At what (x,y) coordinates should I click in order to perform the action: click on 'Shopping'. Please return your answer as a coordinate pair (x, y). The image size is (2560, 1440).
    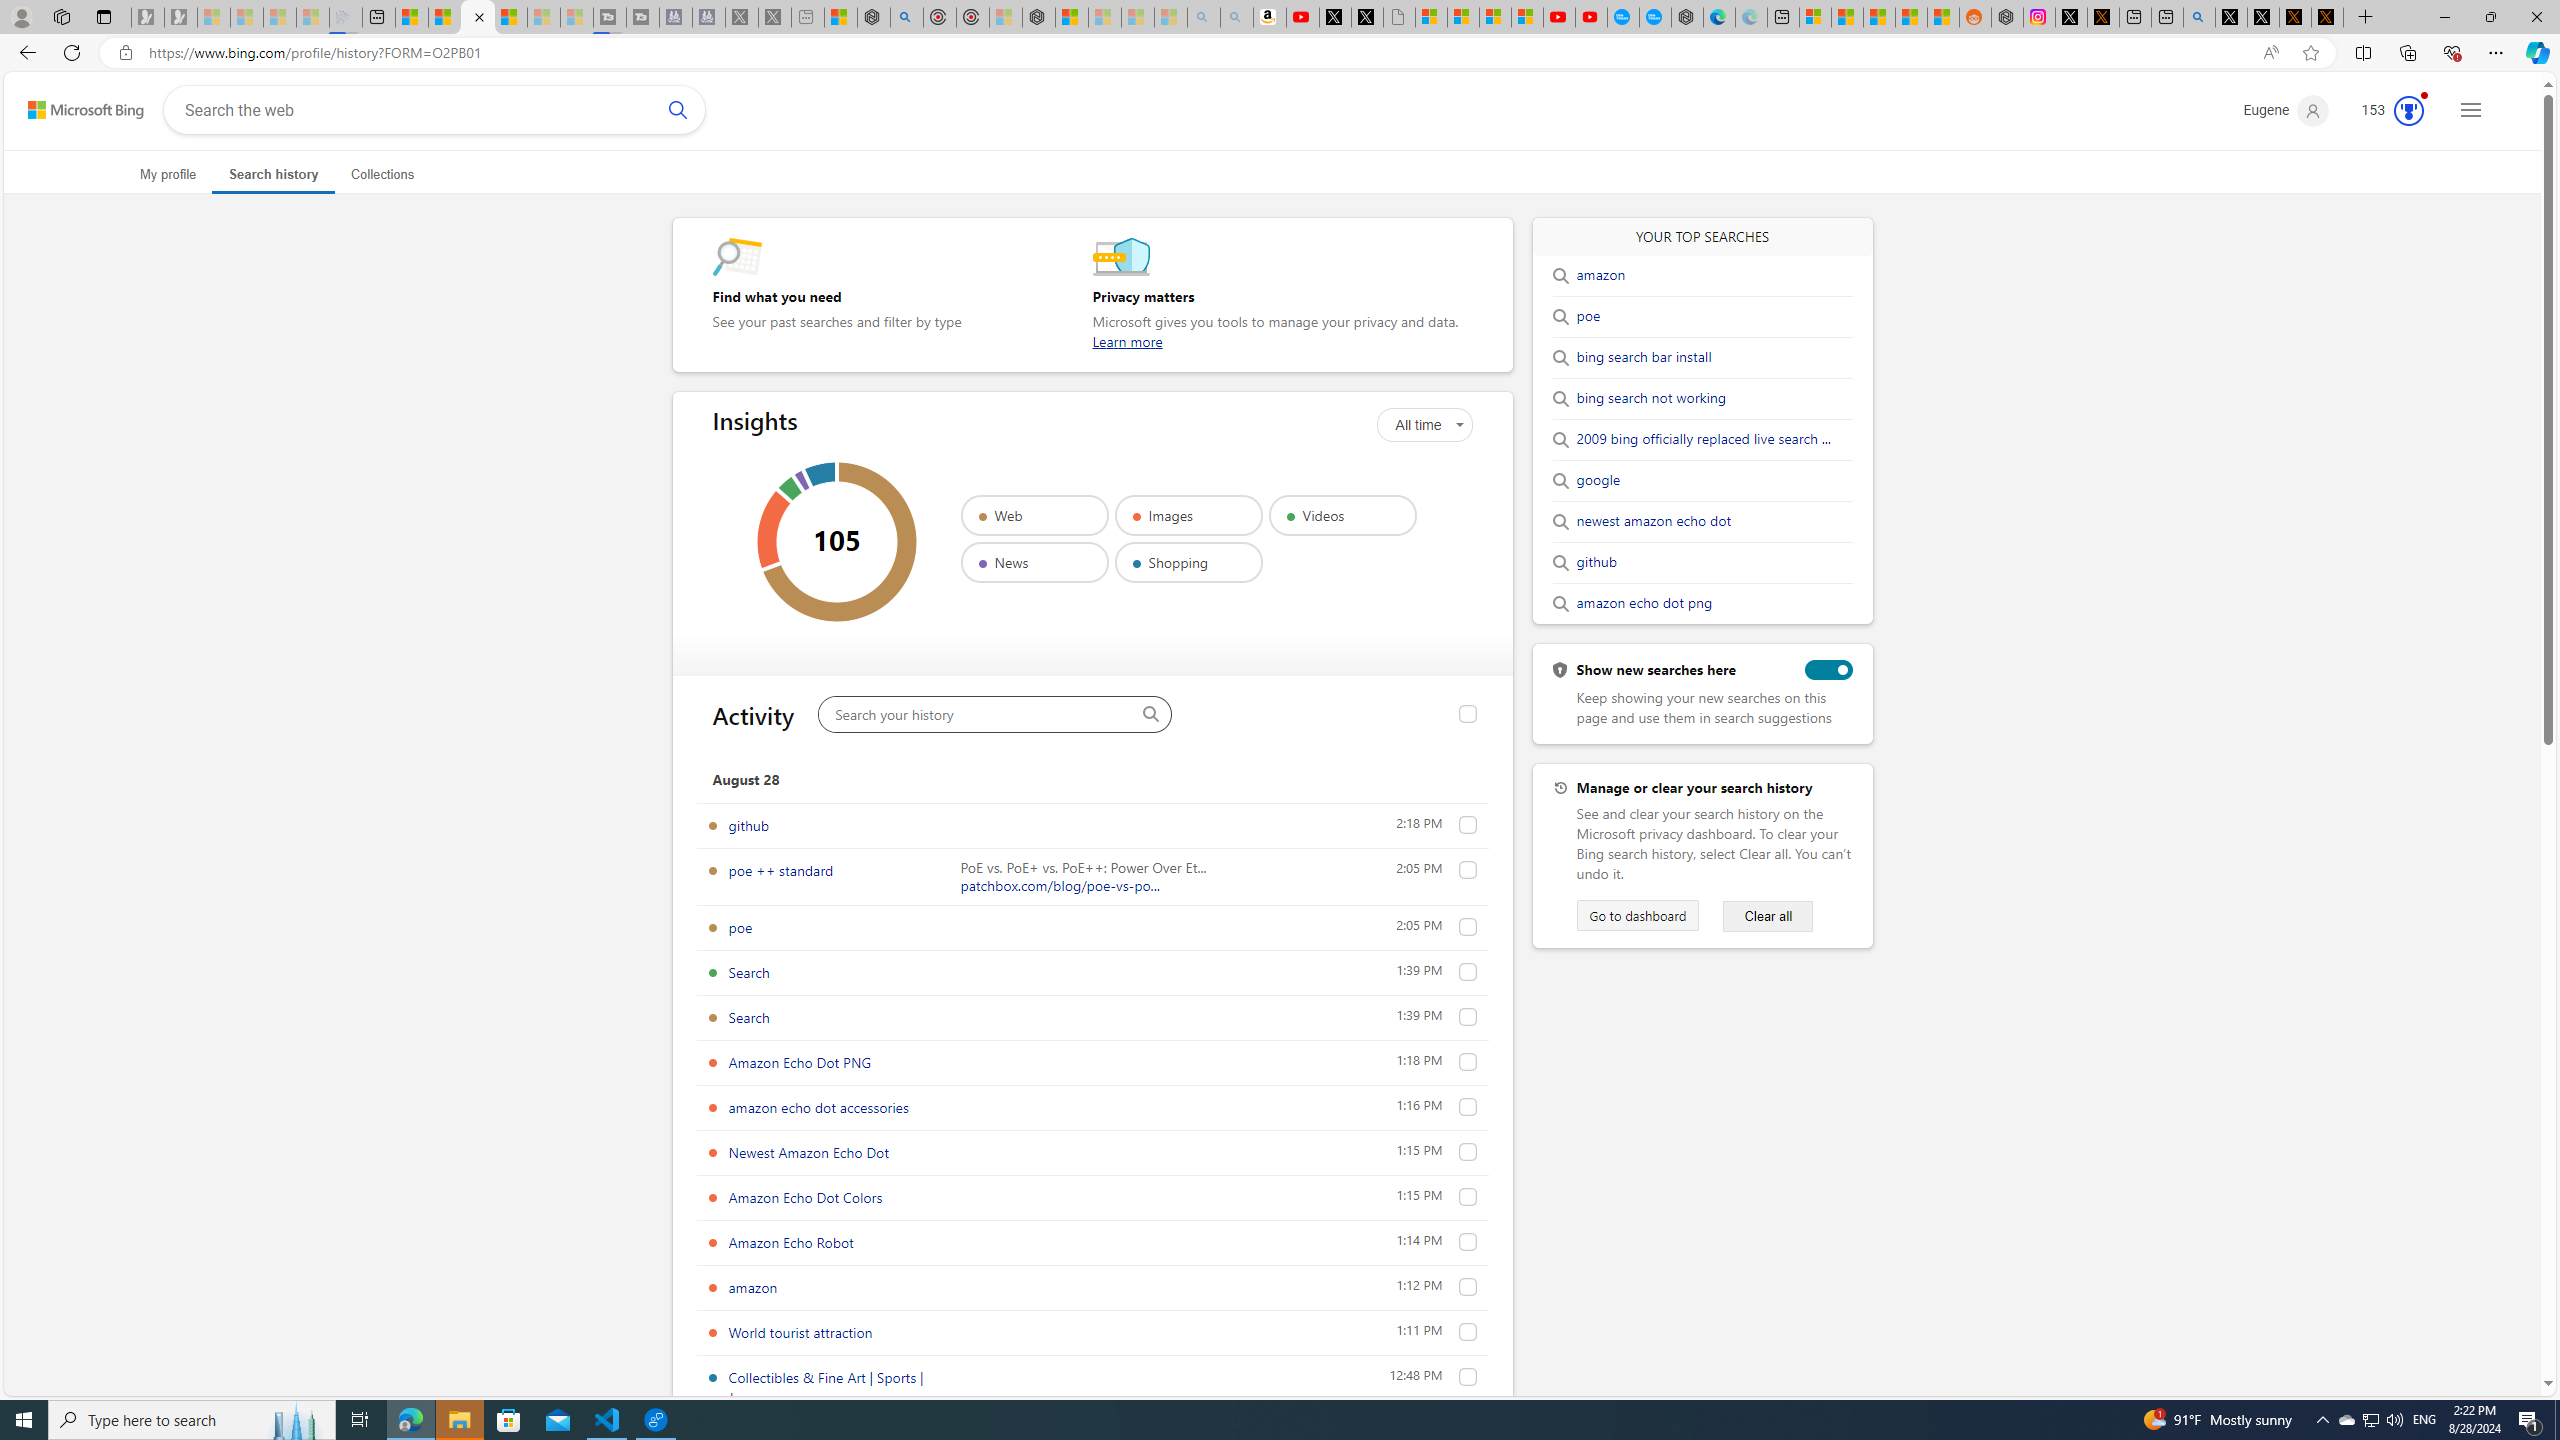
    Looking at the image, I should click on (1186, 562).